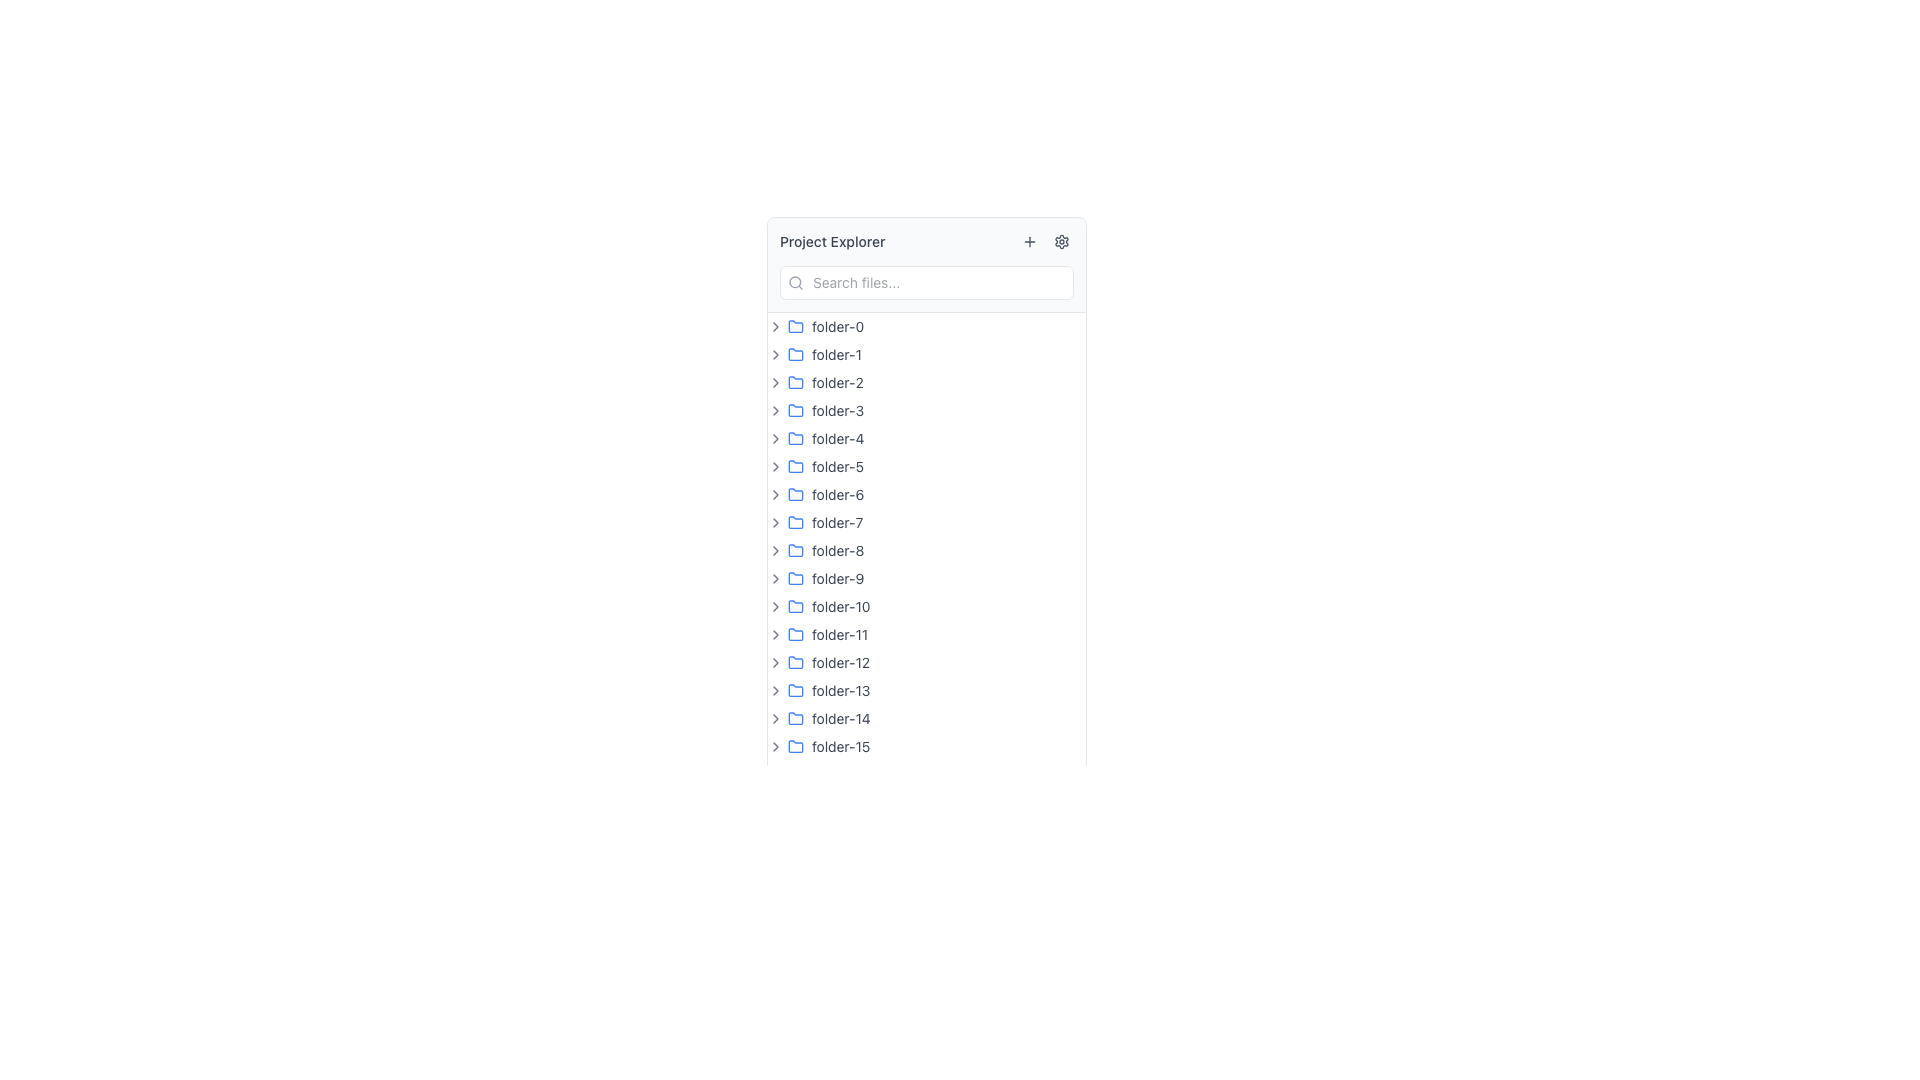 This screenshot has height=1080, width=1920. Describe the element at coordinates (775, 663) in the screenshot. I see `the chevron icon for the folder entry labeled 'folder-12'` at that location.